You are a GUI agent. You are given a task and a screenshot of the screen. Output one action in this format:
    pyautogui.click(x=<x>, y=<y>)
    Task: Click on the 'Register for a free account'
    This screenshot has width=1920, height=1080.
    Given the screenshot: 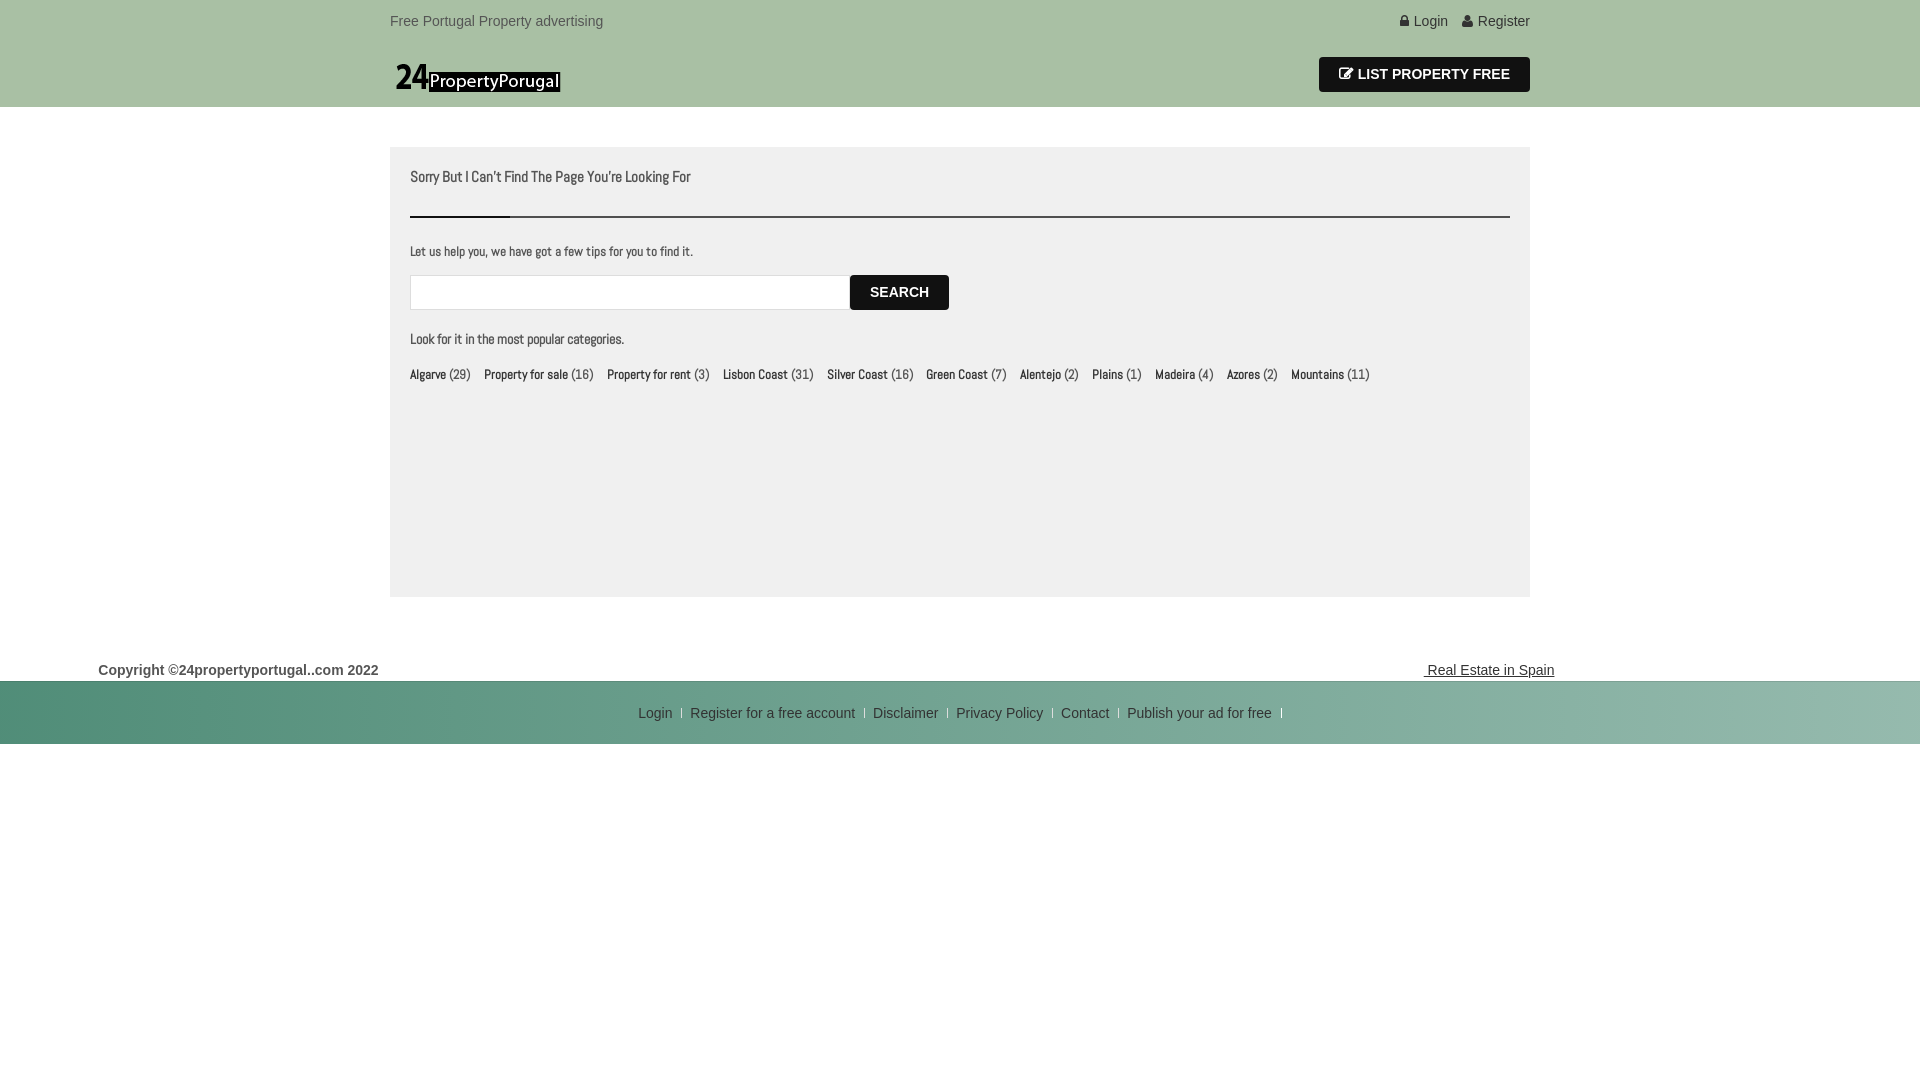 What is the action you would take?
    pyautogui.click(x=773, y=712)
    